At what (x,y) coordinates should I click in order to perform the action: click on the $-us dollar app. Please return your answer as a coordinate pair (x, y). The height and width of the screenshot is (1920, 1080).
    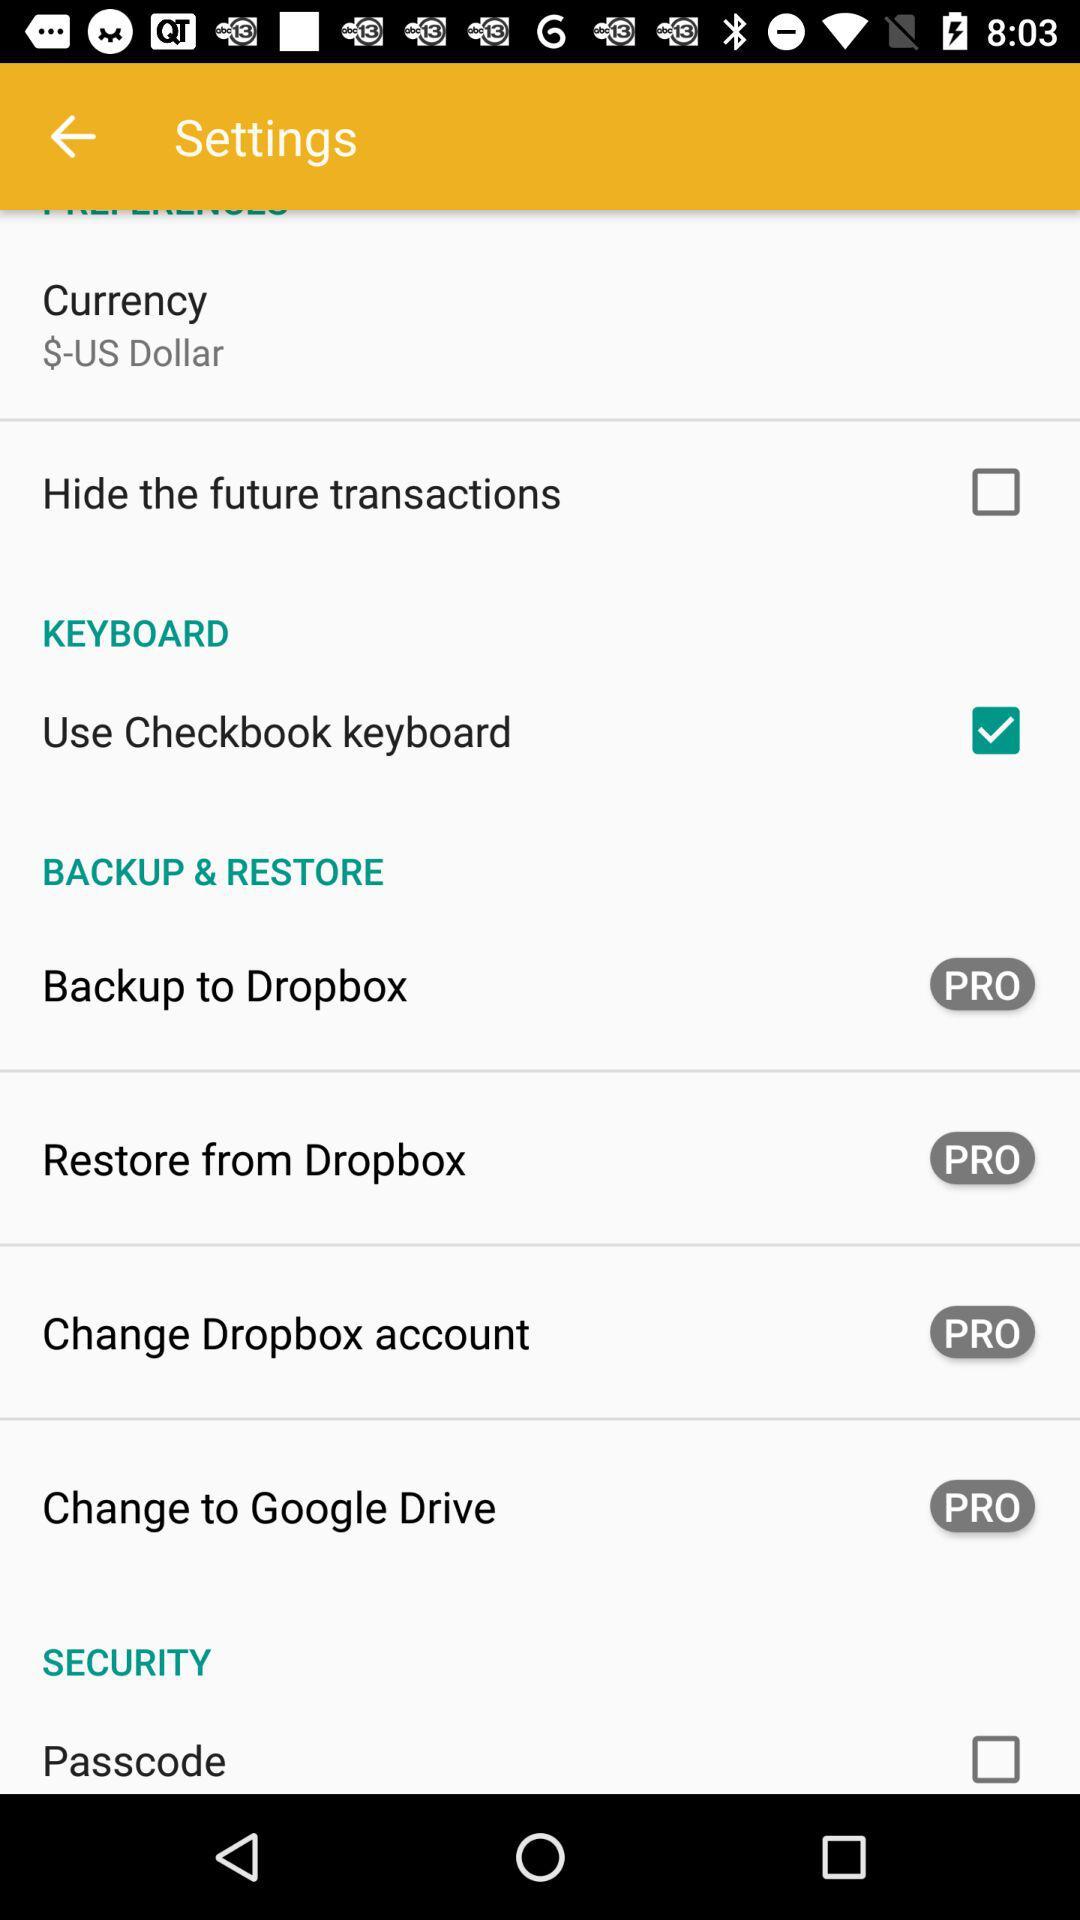
    Looking at the image, I should click on (133, 351).